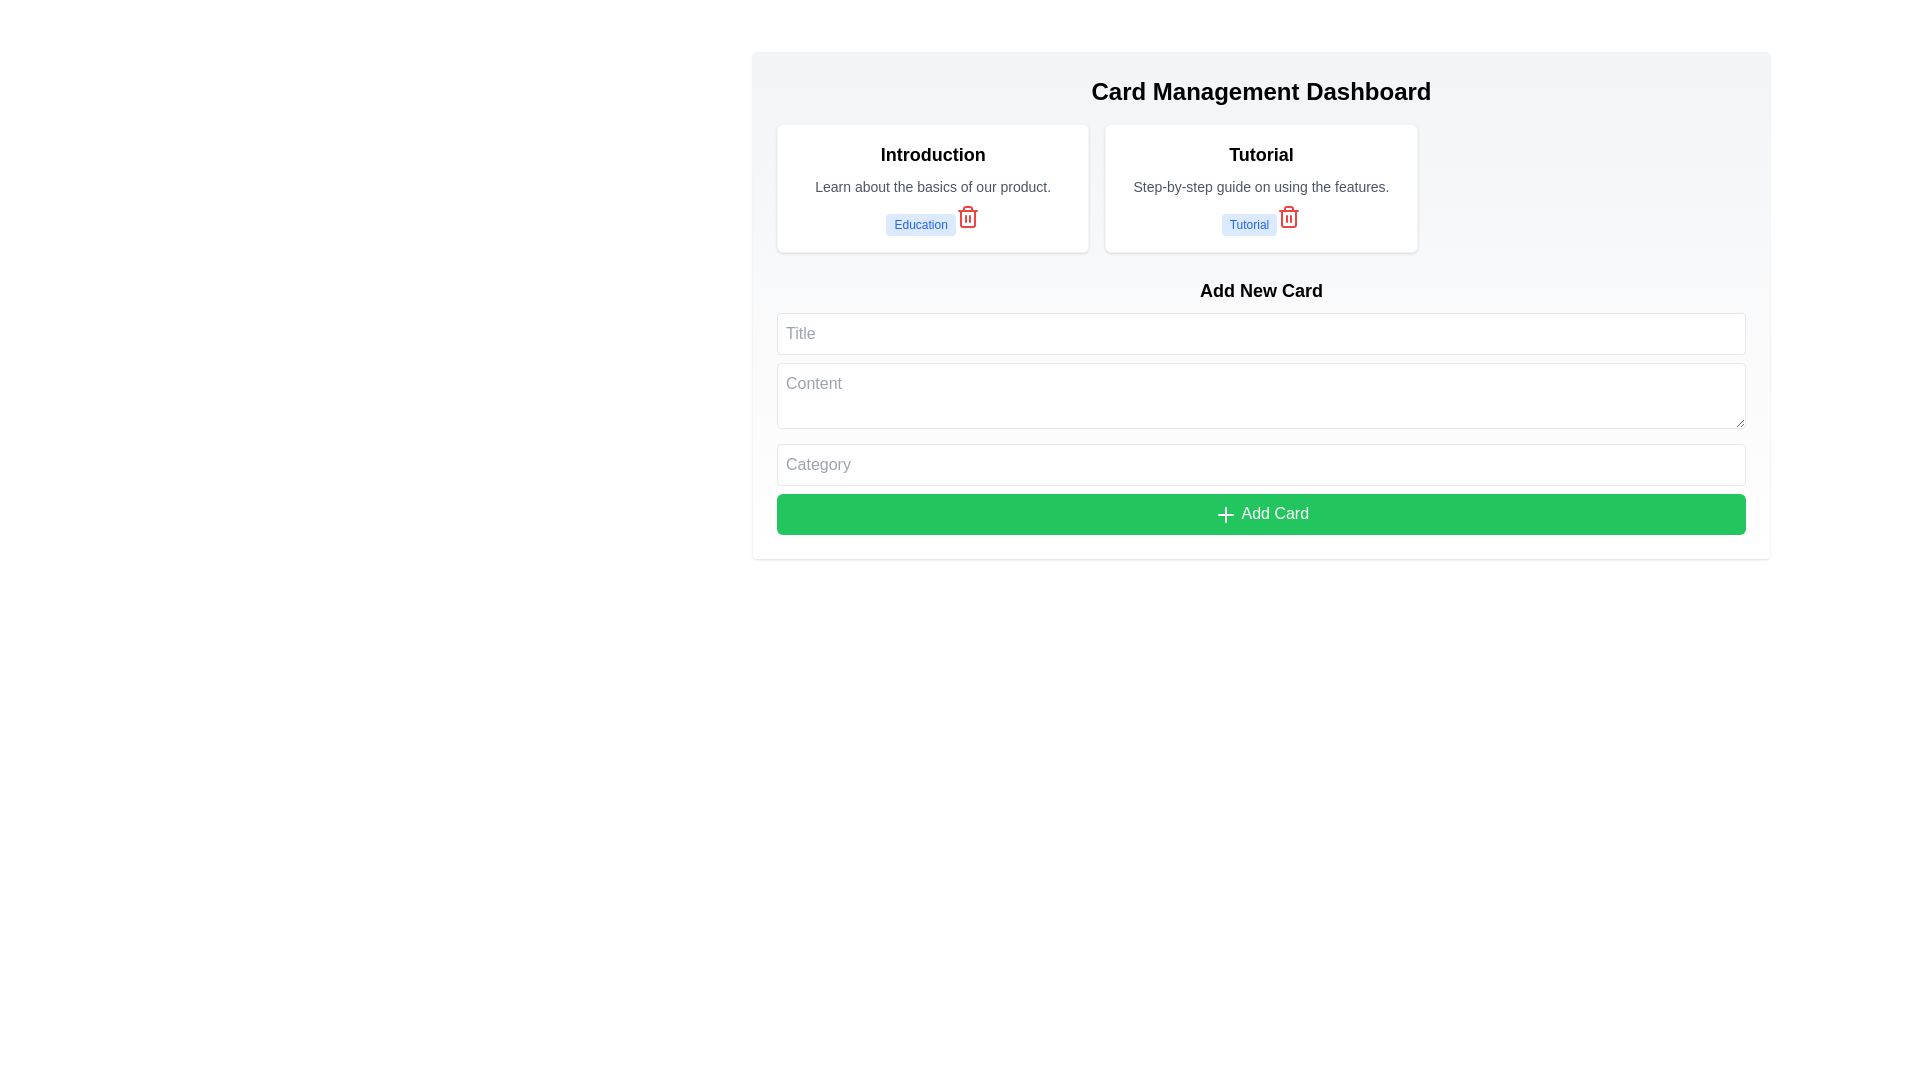  Describe the element at coordinates (967, 219) in the screenshot. I see `the right vertical wall of the trash bin icon located on the right side of the 'Introduction' card in the dashboard` at that location.